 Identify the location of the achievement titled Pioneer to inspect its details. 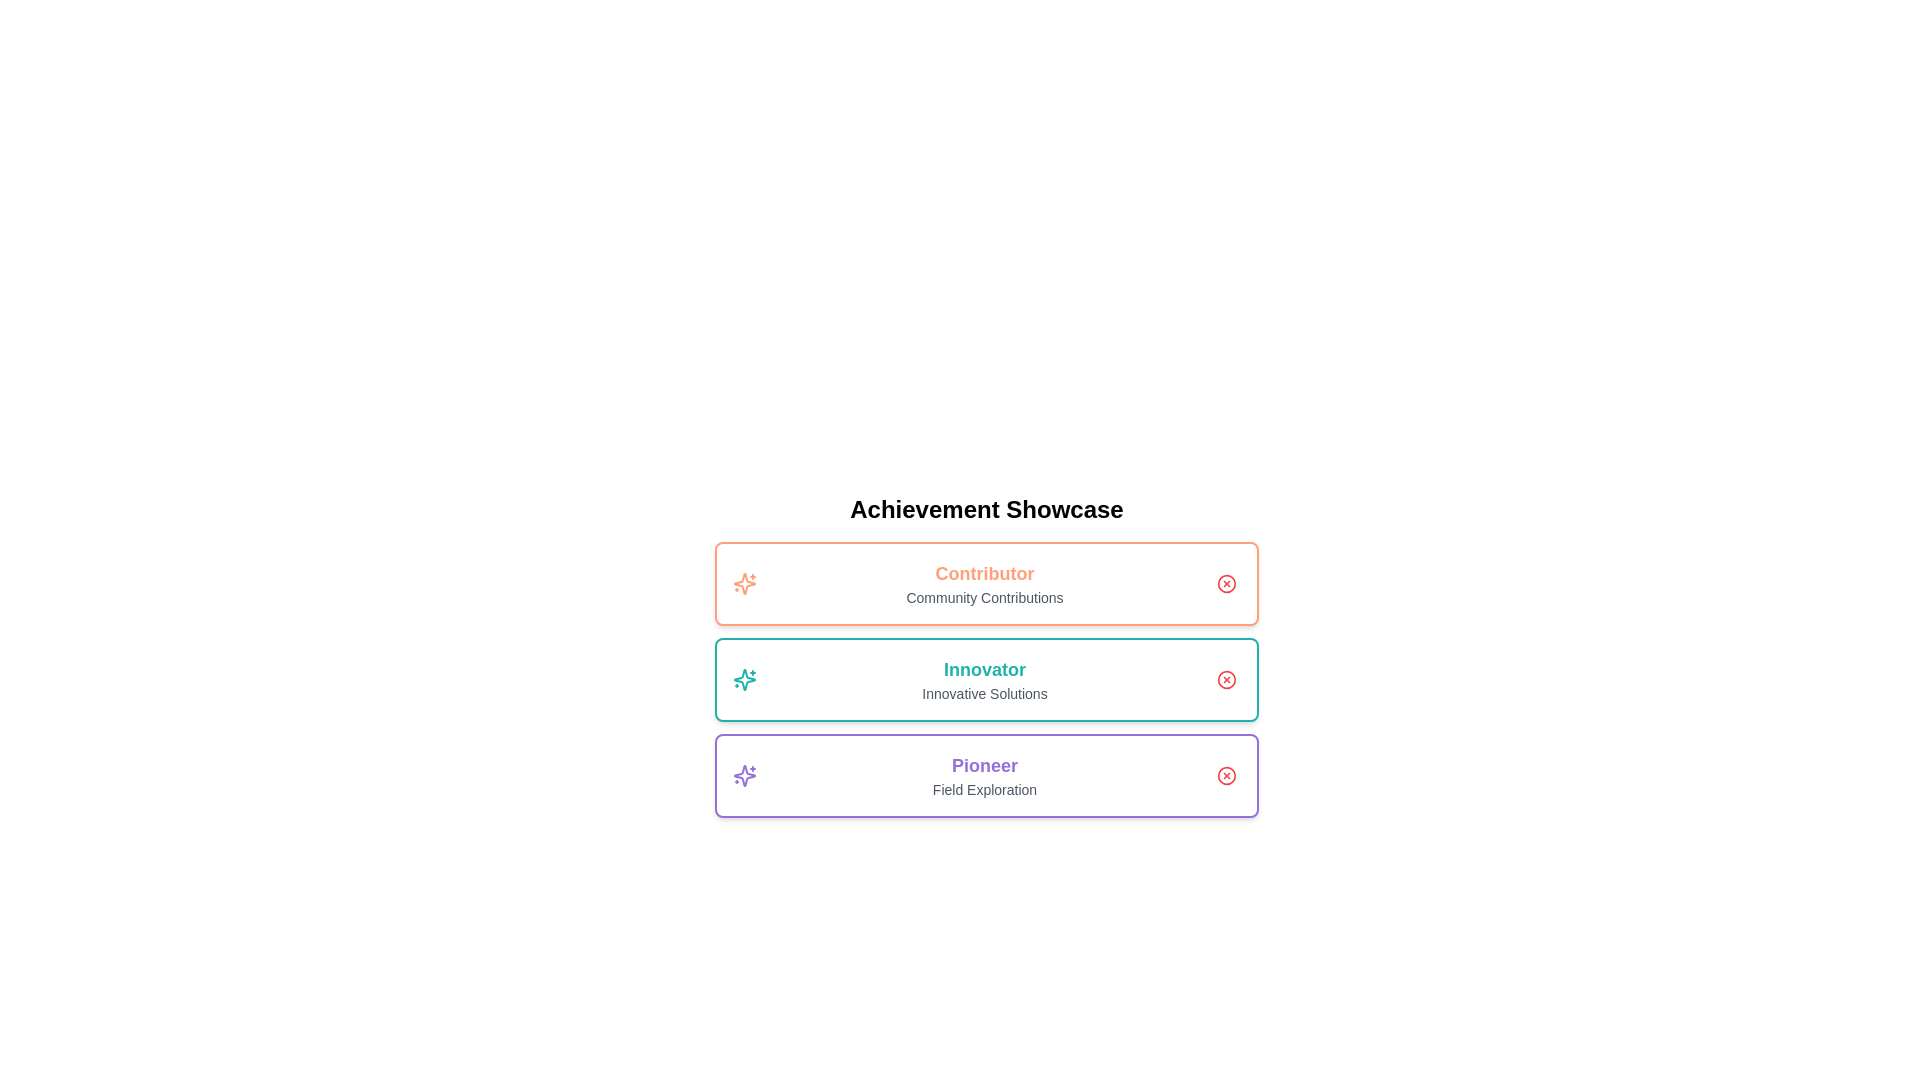
(987, 774).